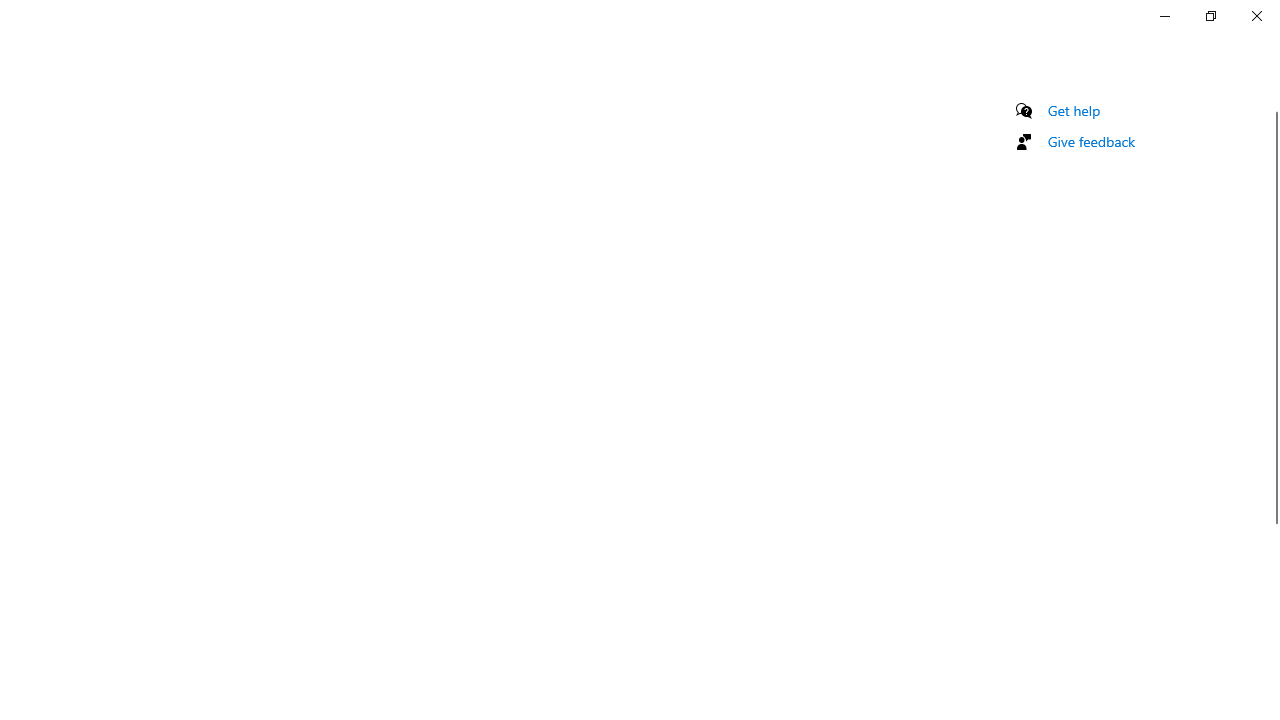 The height and width of the screenshot is (720, 1280). I want to click on 'Close Settings', so click(1255, 15).